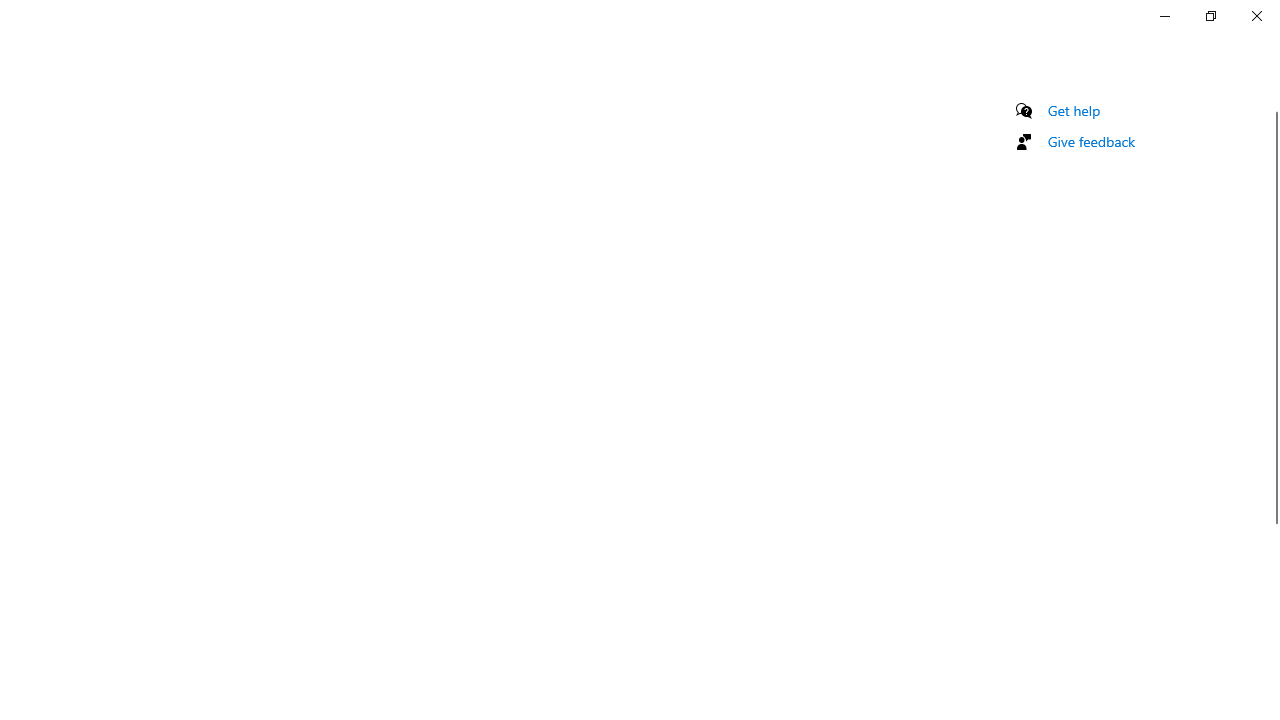 The height and width of the screenshot is (720, 1280). I want to click on 'Close Settings', so click(1255, 15).